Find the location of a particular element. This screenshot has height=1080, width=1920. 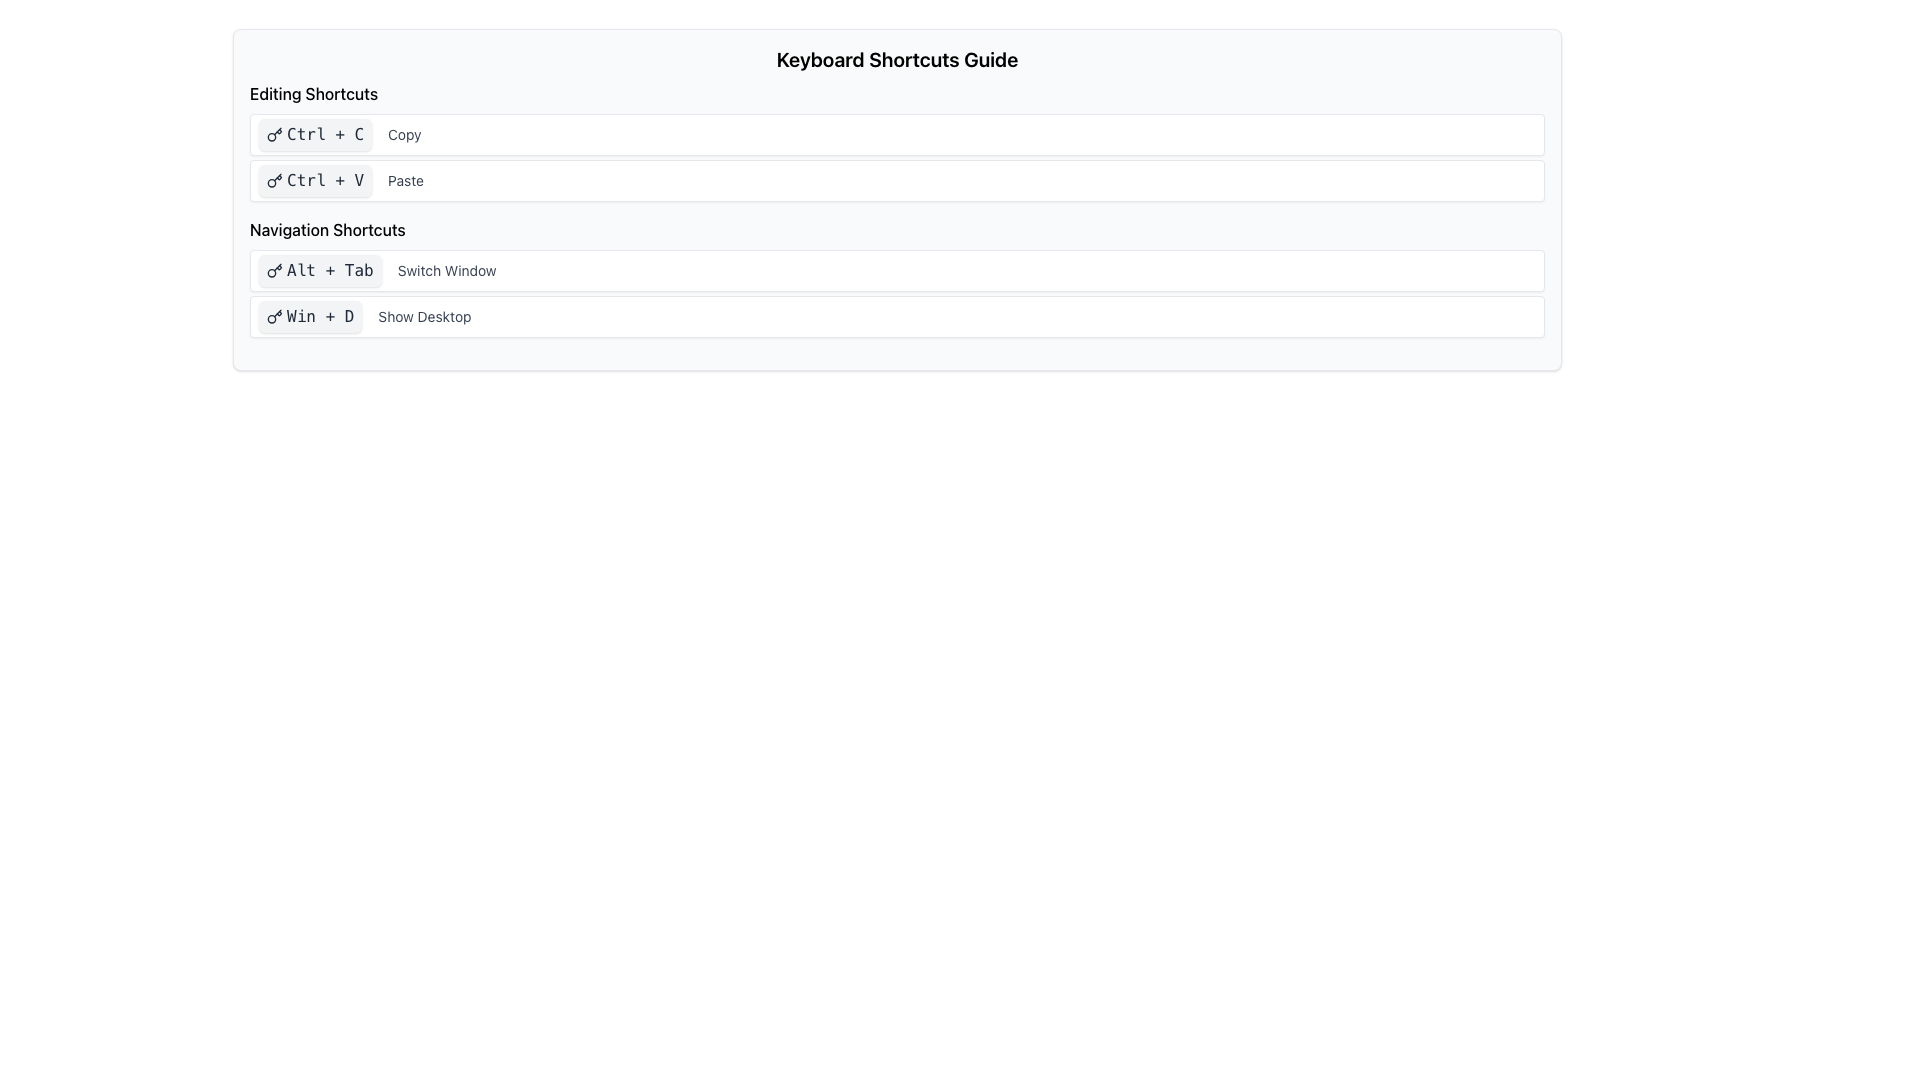

the 'Show Desktop' label displayed in small gray font located beneath 'Win + D' in the bottom row under the 'Navigation Shortcuts' section is located at coordinates (423, 315).